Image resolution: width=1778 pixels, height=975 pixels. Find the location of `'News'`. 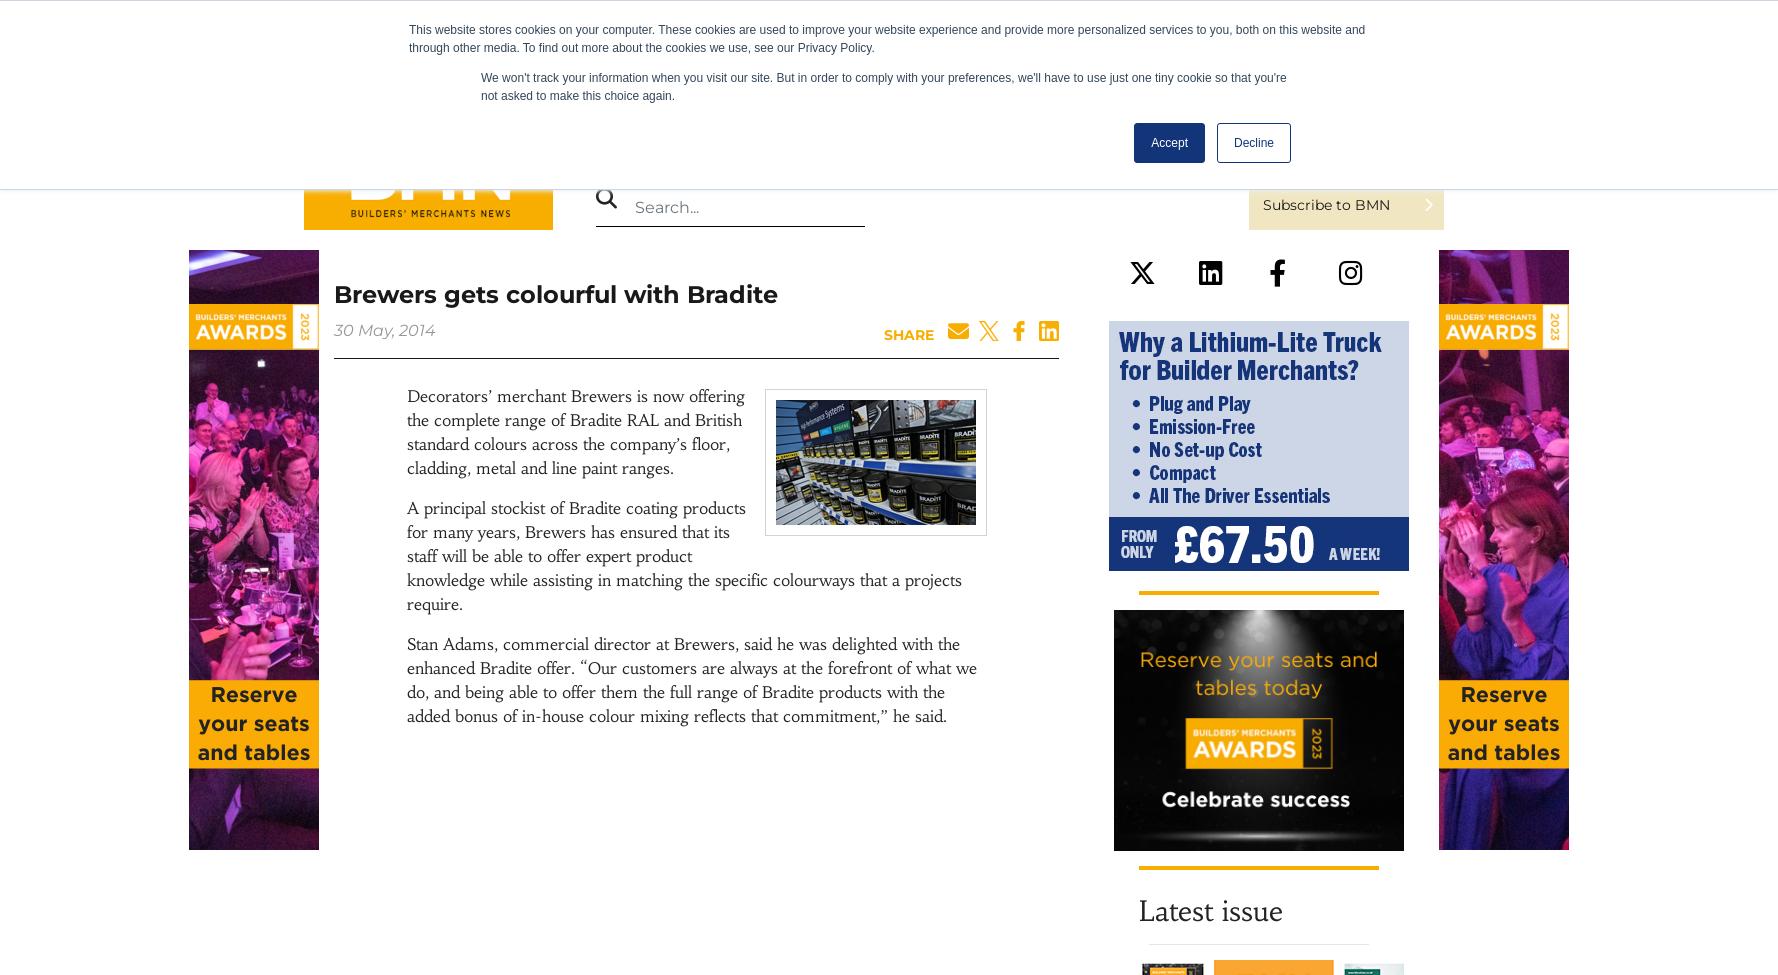

'News' is located at coordinates (600, 148).